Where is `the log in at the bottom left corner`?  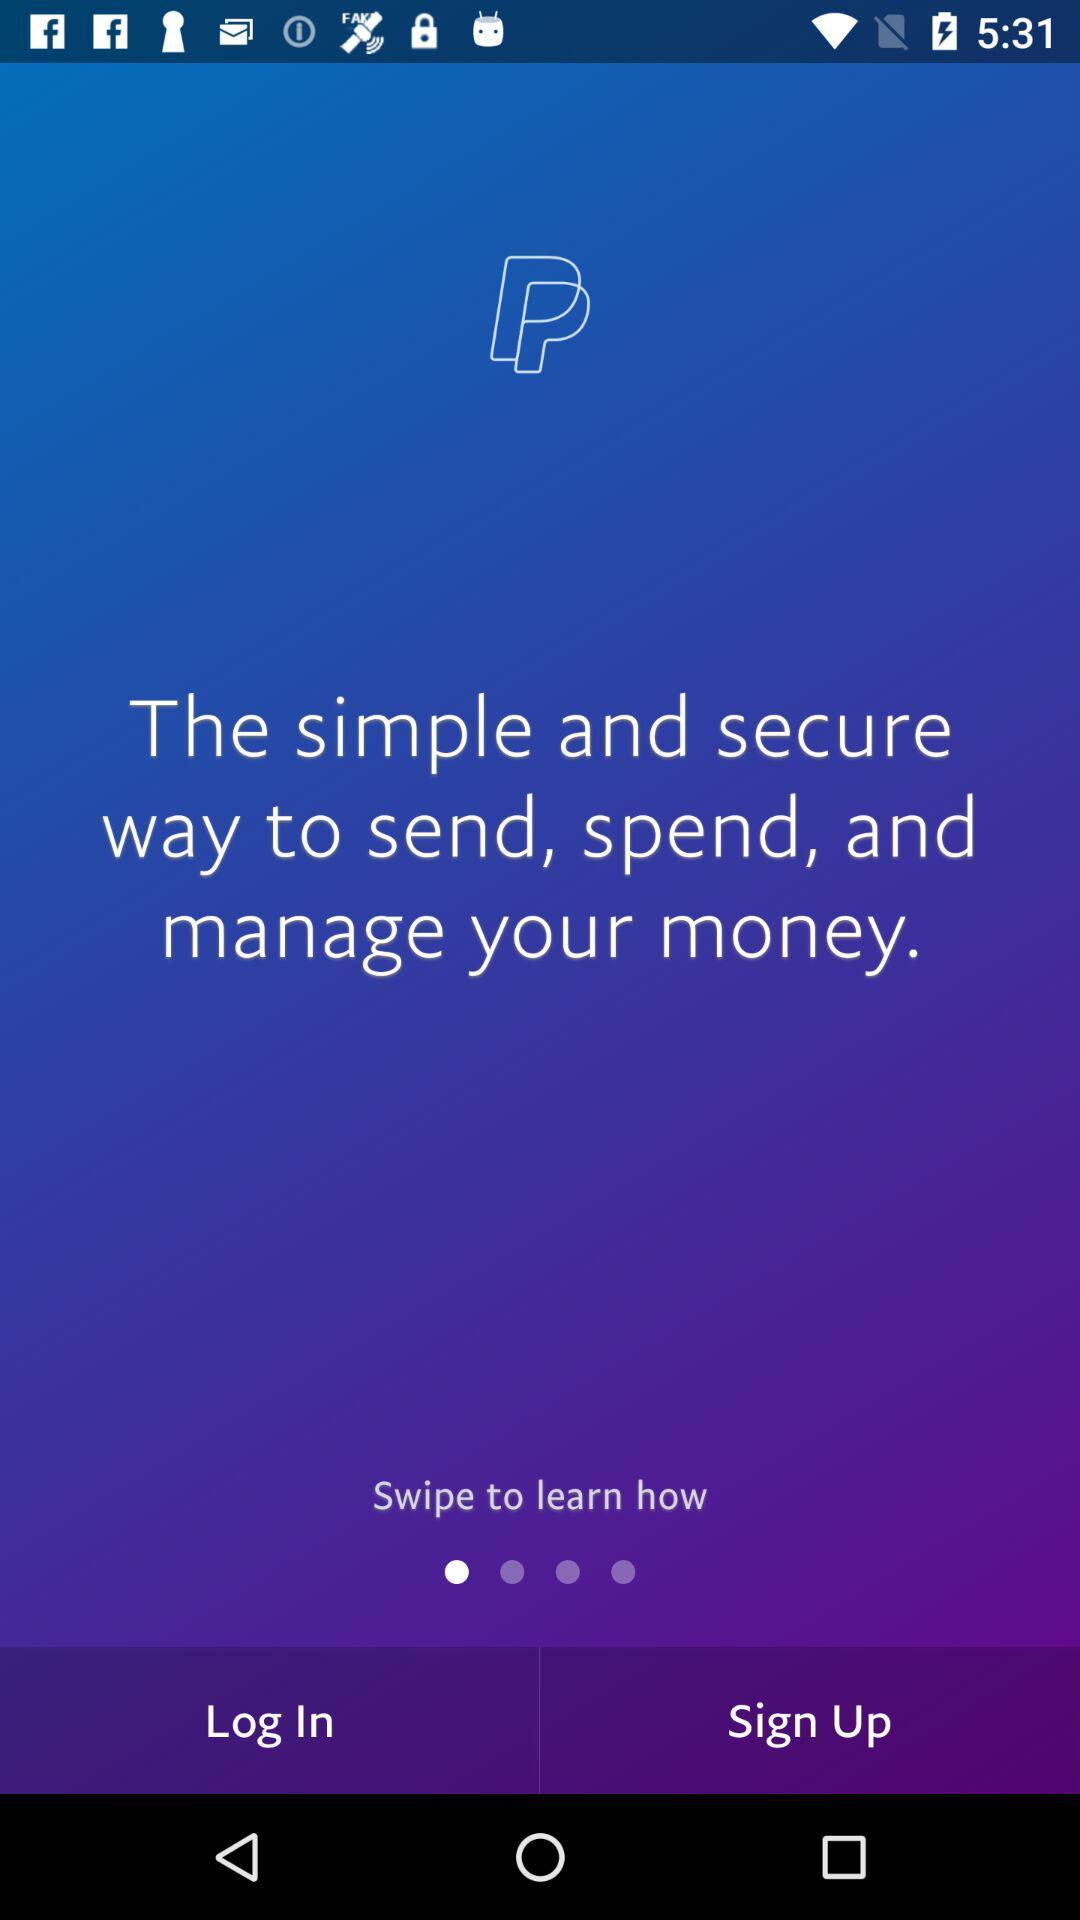
the log in at the bottom left corner is located at coordinates (268, 1719).